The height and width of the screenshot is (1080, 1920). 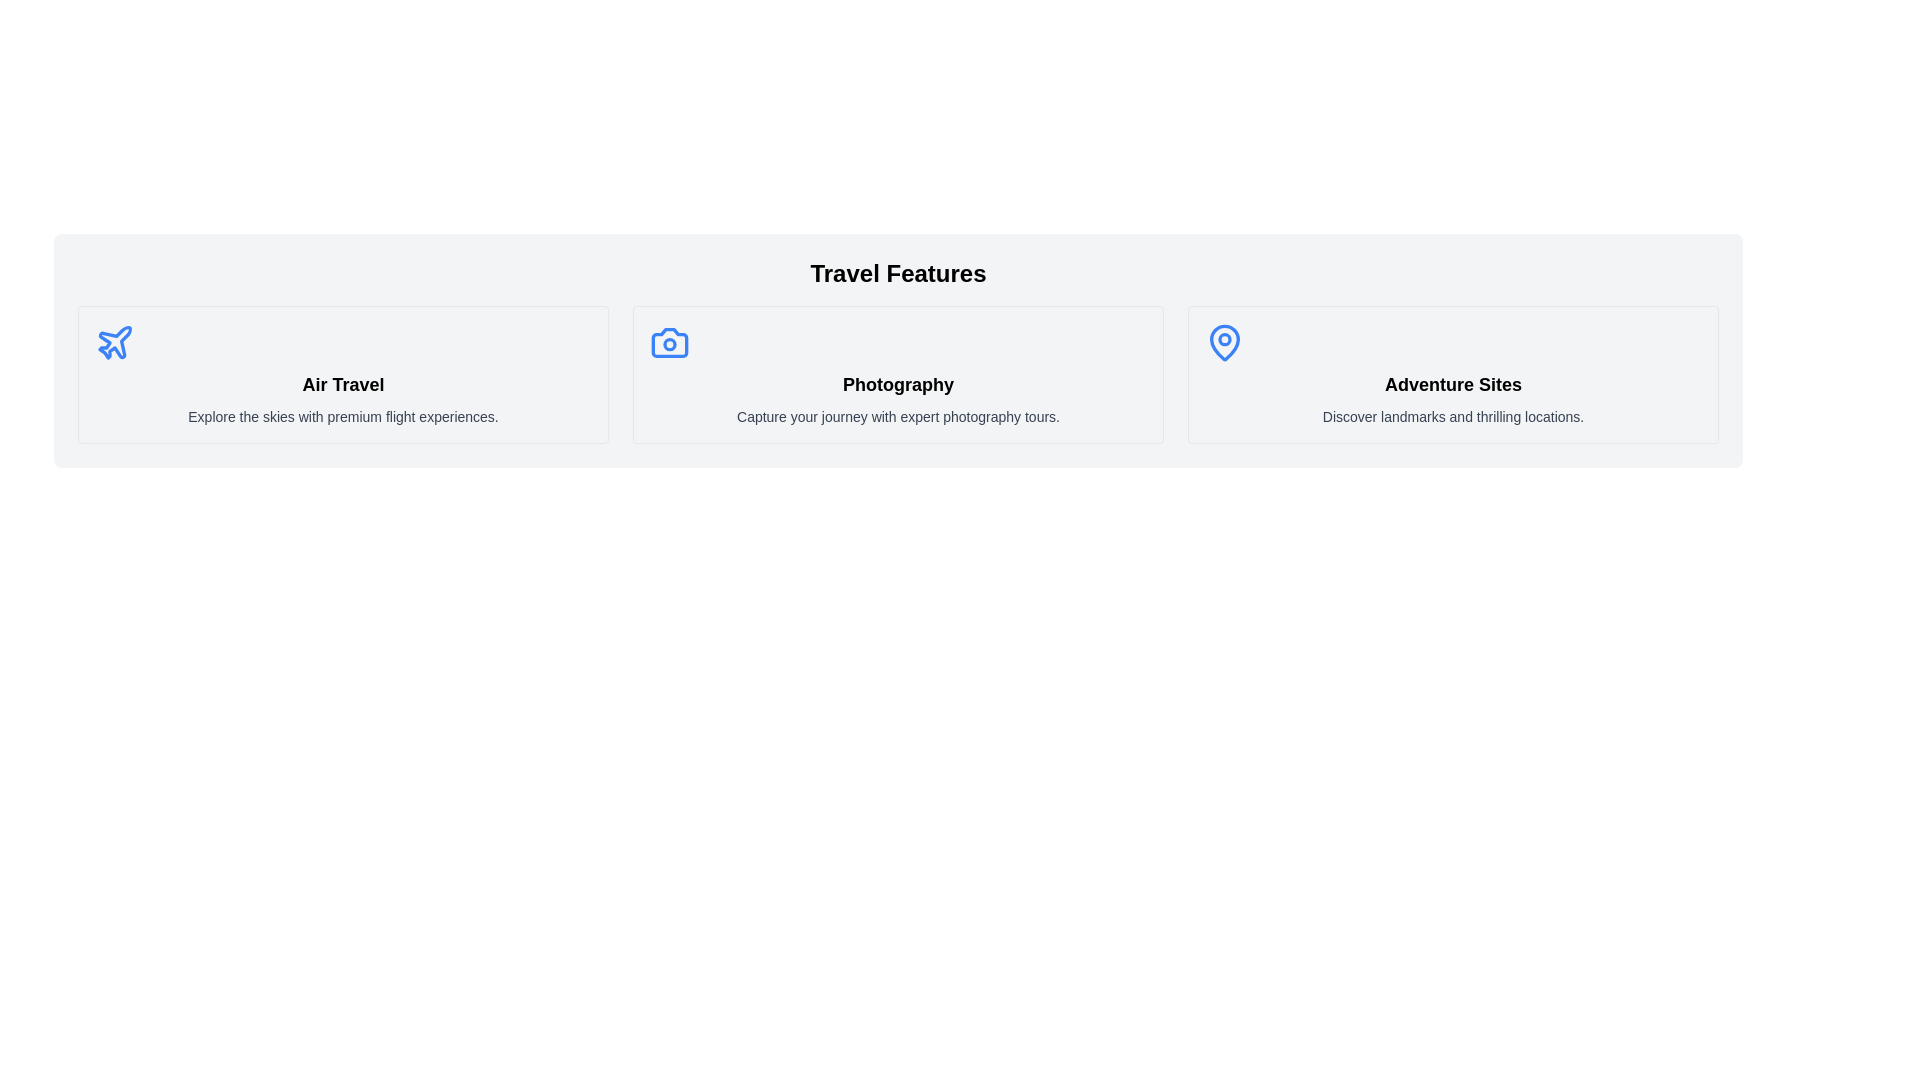 What do you see at coordinates (1223, 342) in the screenshot?
I see `the decorative icon symbolizing location or mapping in the third card of a horizontally aligned row` at bounding box center [1223, 342].